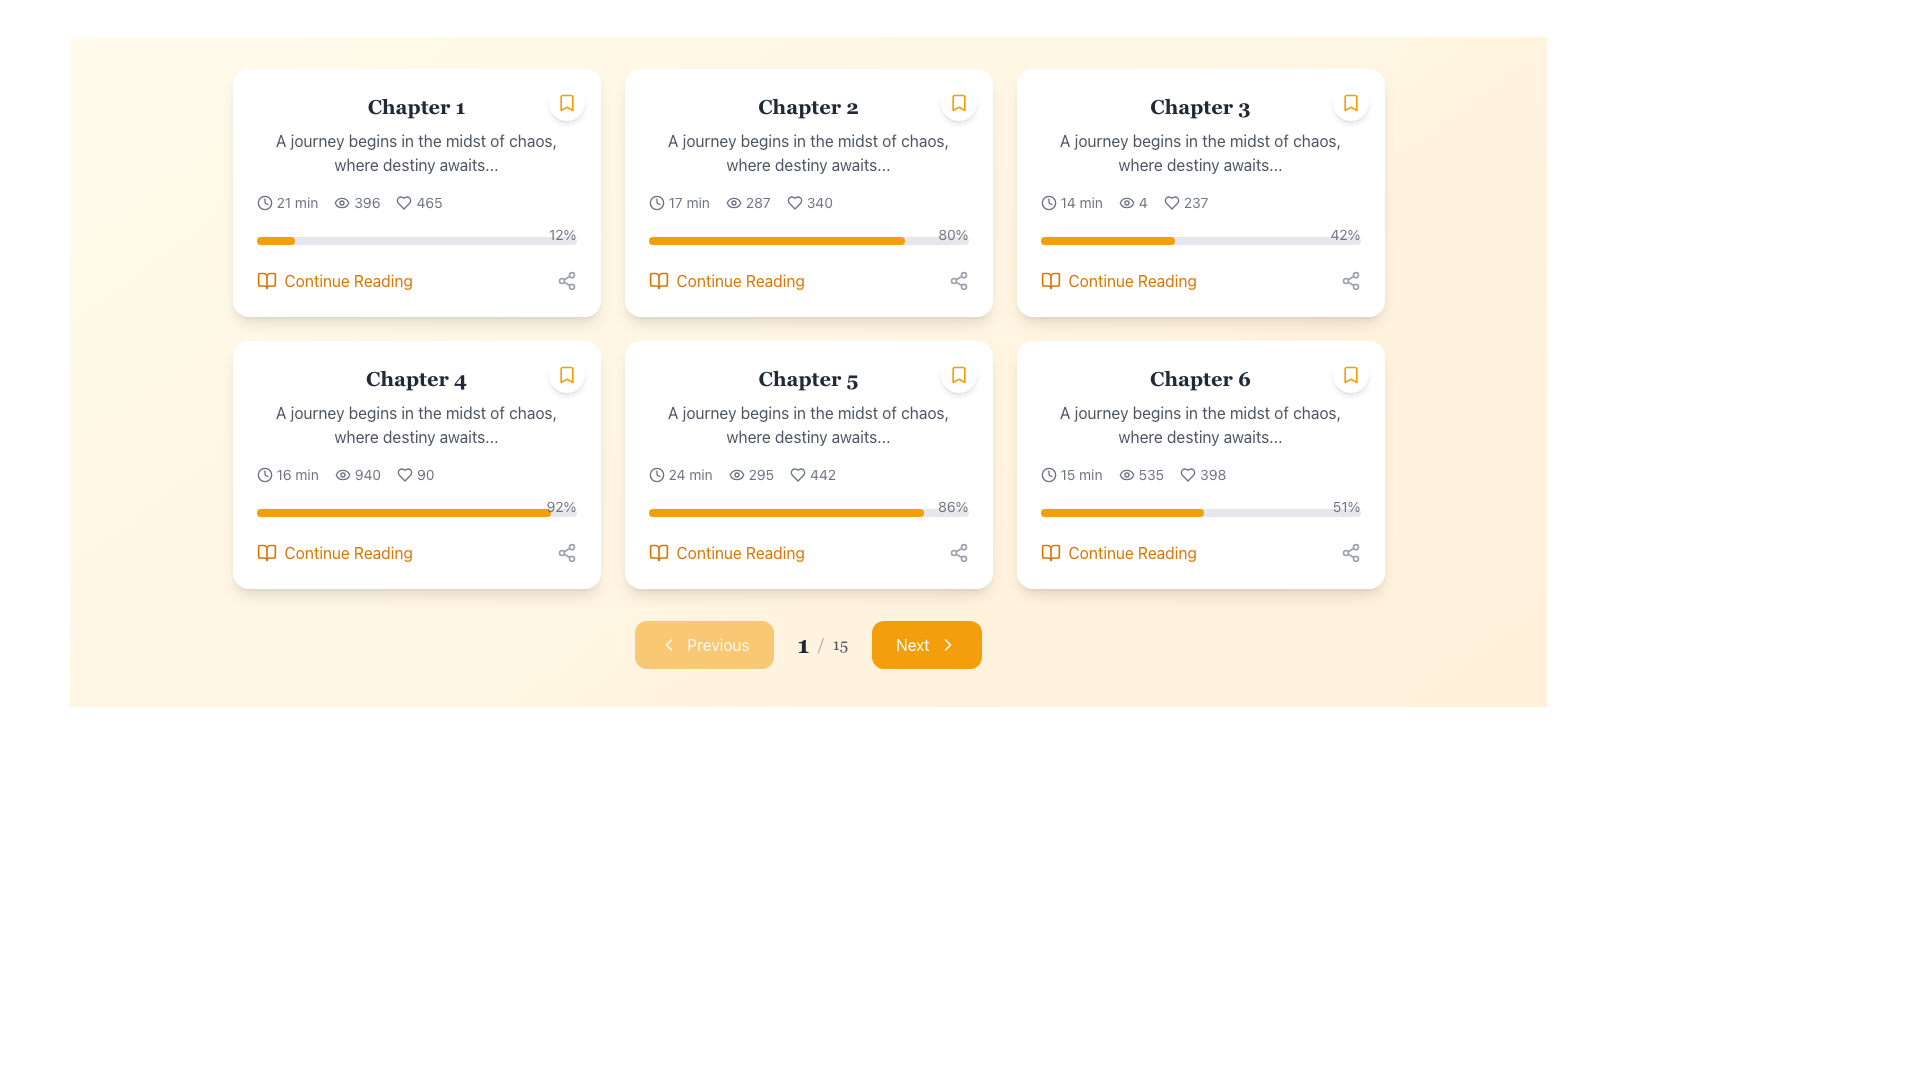 Image resolution: width=1920 pixels, height=1080 pixels. What do you see at coordinates (952, 234) in the screenshot?
I see `the text label displaying the current progress percentage for Chapter 2, located in the top right corner of the progress bar group within the card` at bounding box center [952, 234].